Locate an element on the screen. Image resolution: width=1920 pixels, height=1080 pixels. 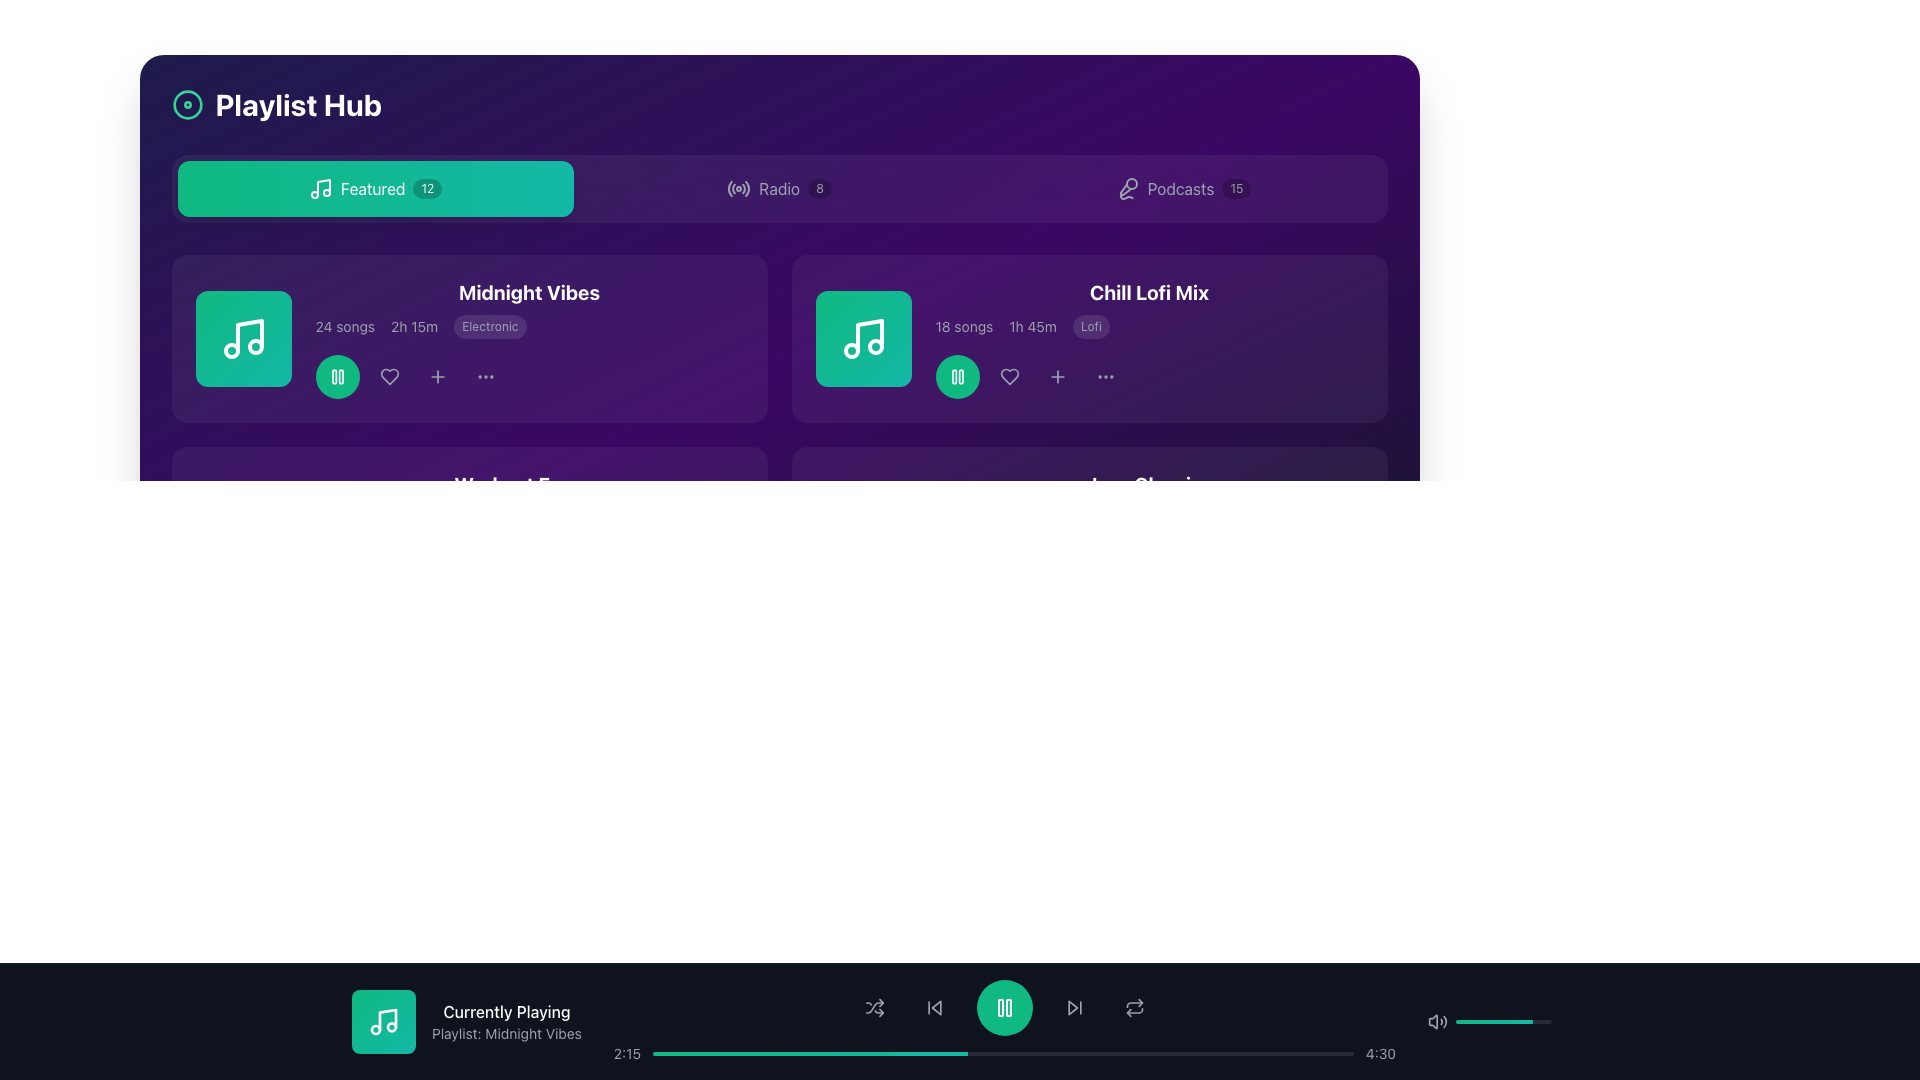
the gray plus icon located is located at coordinates (436, 377).